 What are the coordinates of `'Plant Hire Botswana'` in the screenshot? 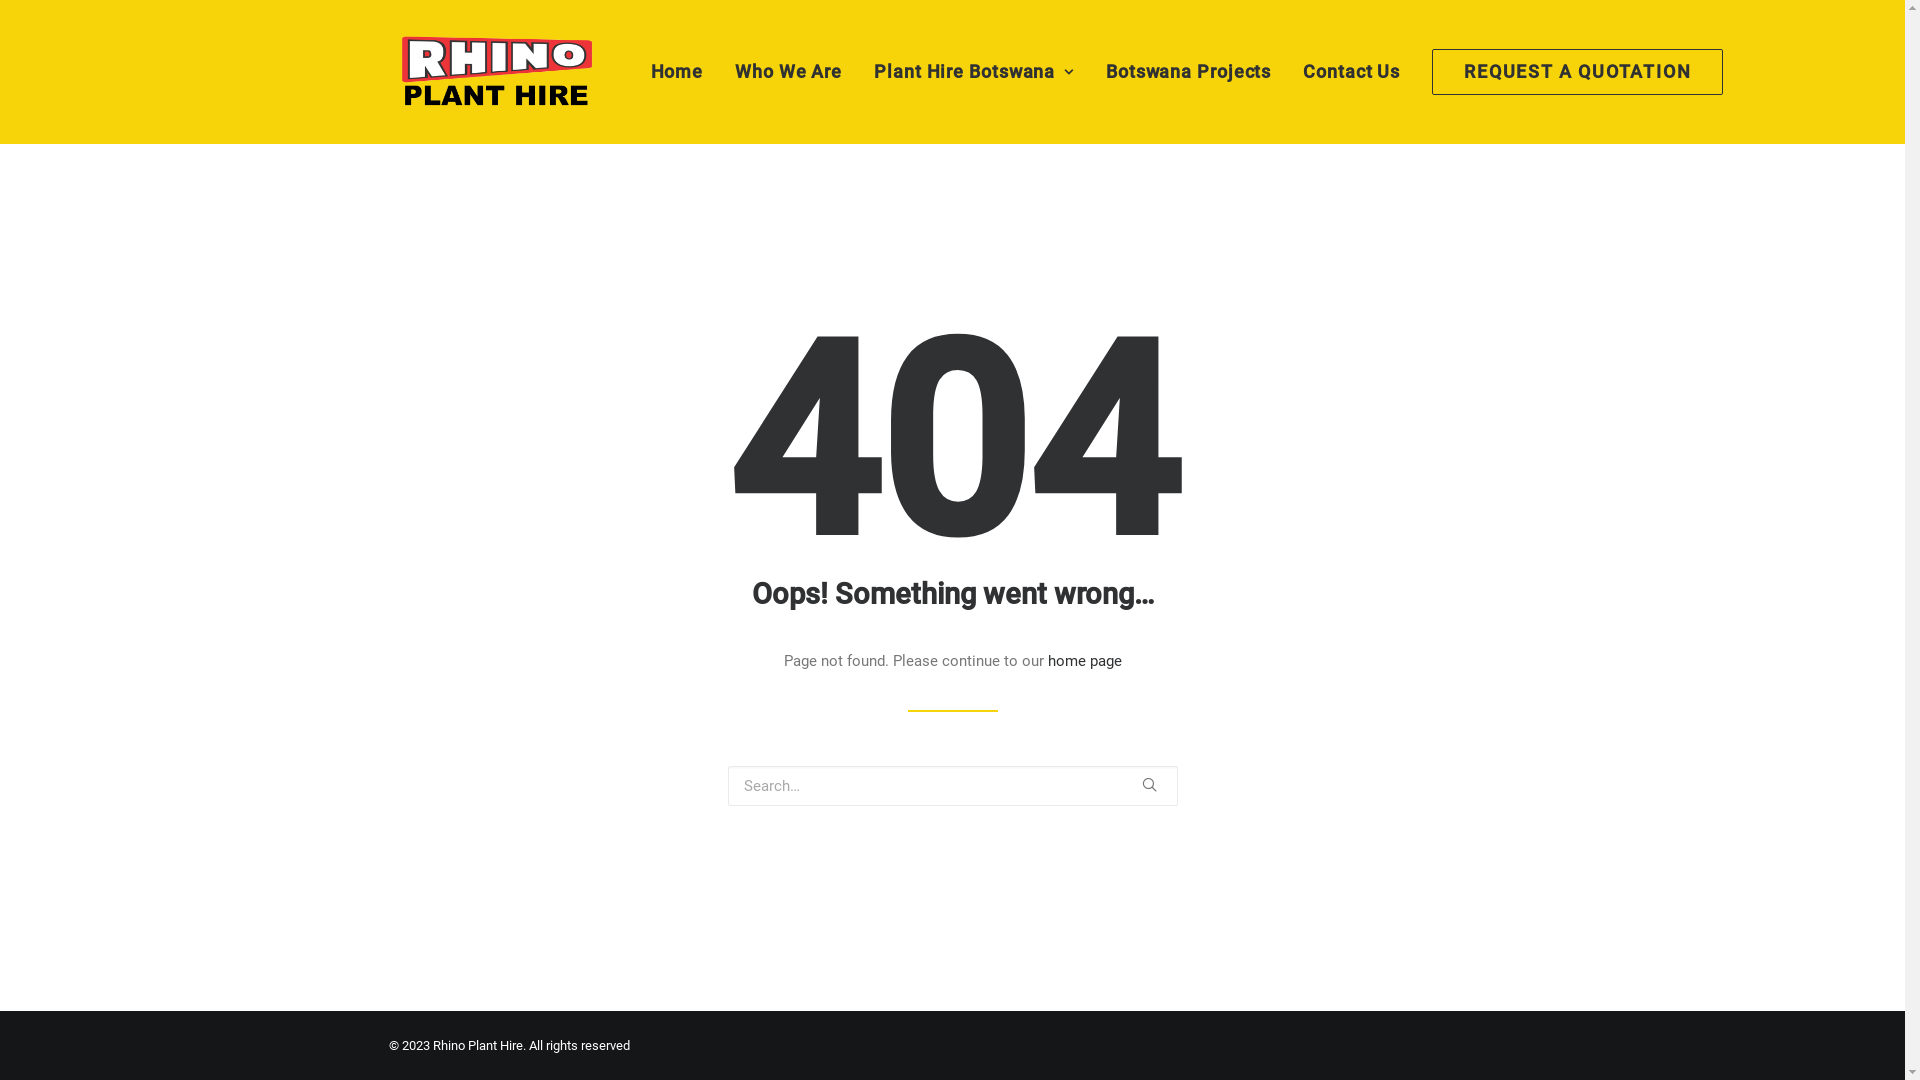 It's located at (974, 71).